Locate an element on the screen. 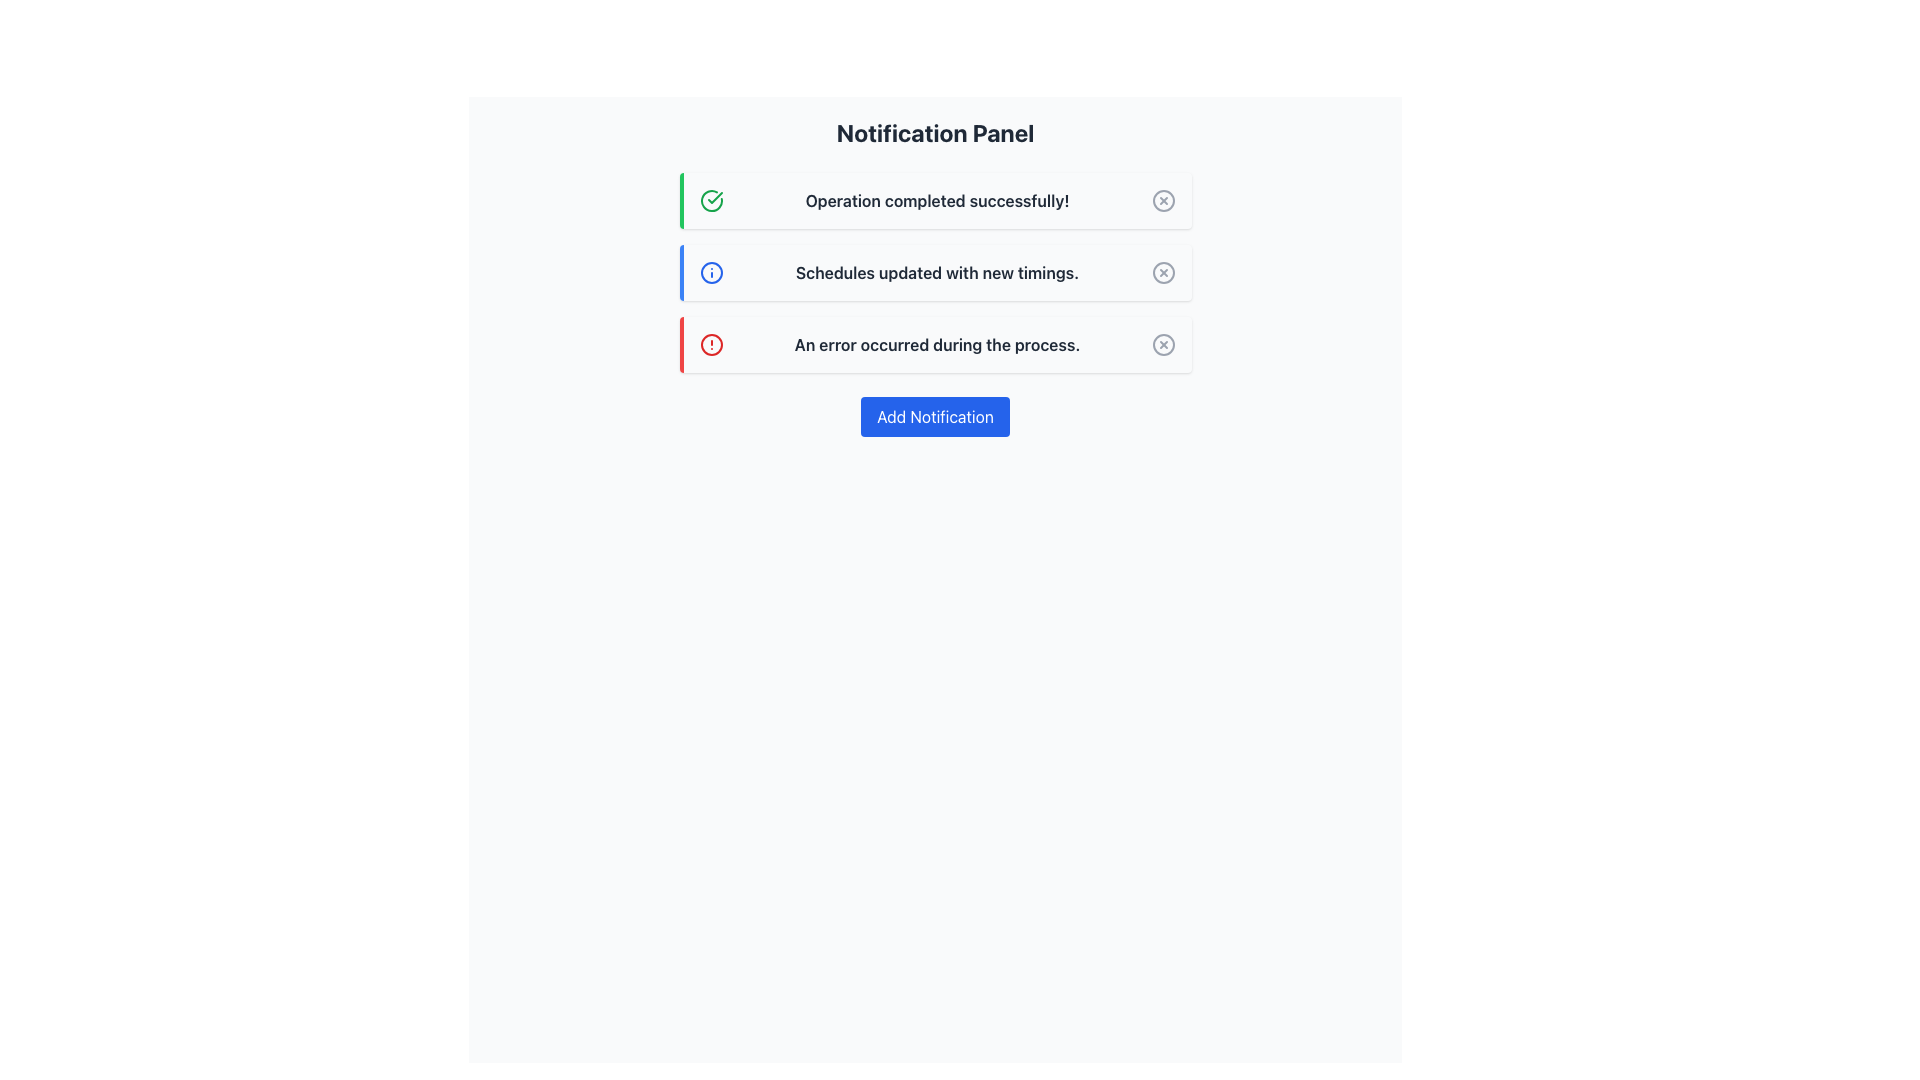  the red circular SVG element that indicates an error or alert, located in the third notification row next to the text 'An error occurred during the process.' is located at coordinates (711, 343).